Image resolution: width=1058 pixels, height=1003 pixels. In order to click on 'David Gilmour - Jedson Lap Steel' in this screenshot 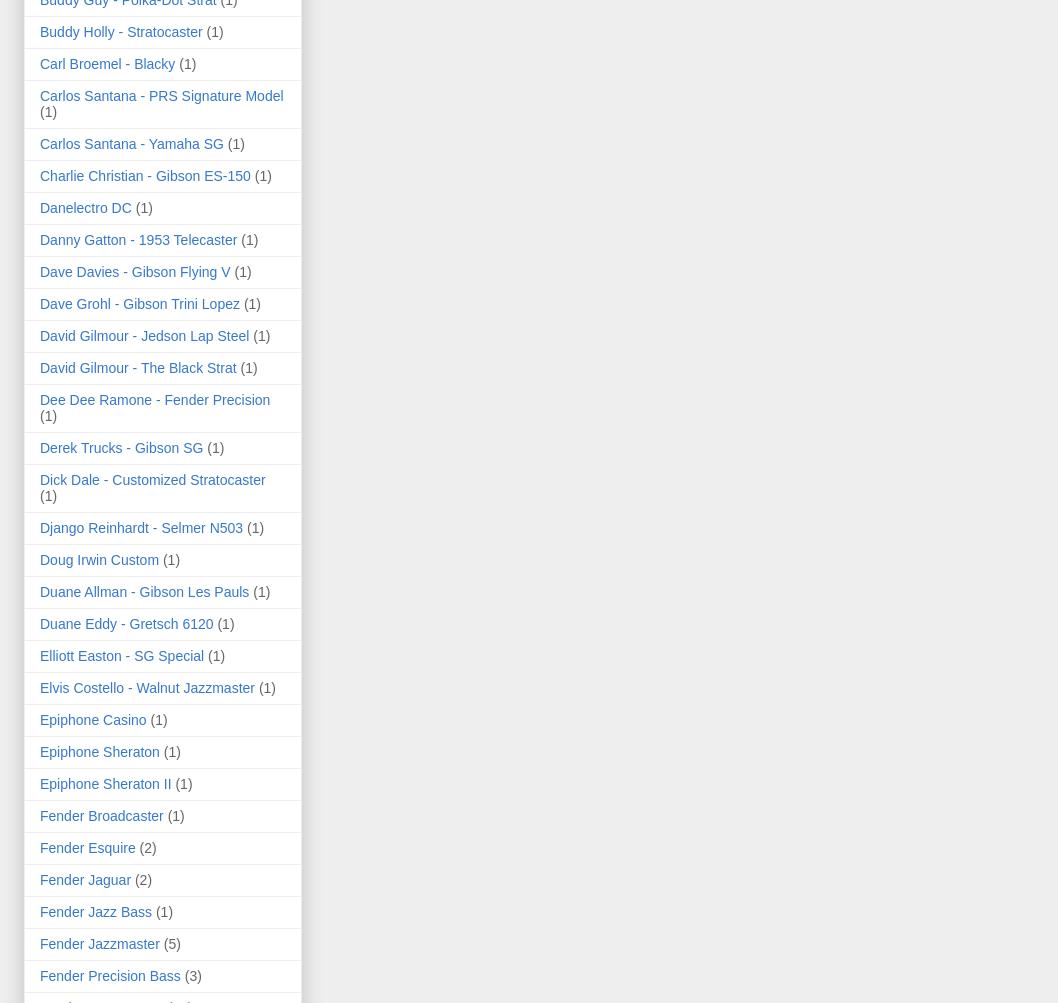, I will do `click(143, 334)`.